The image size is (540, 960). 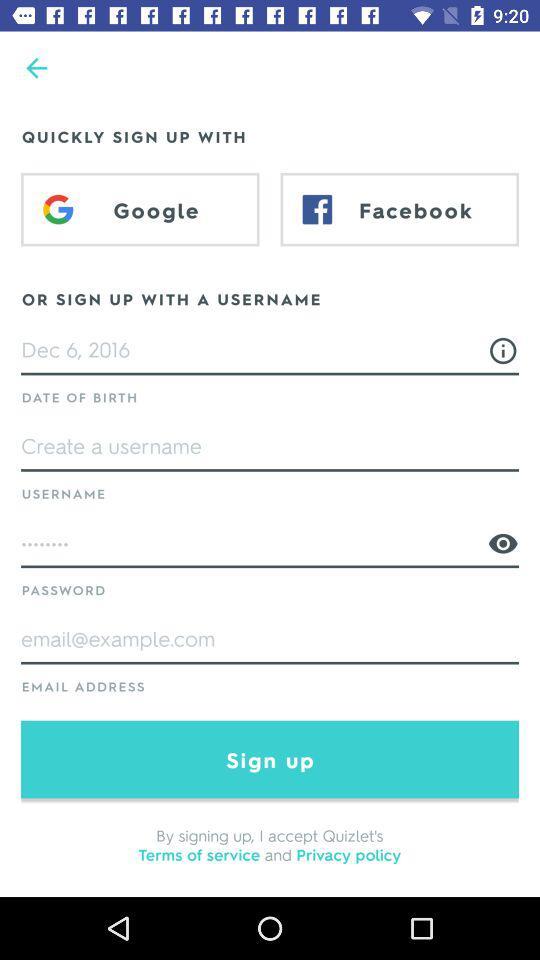 I want to click on item above or sign up, so click(x=139, y=209).